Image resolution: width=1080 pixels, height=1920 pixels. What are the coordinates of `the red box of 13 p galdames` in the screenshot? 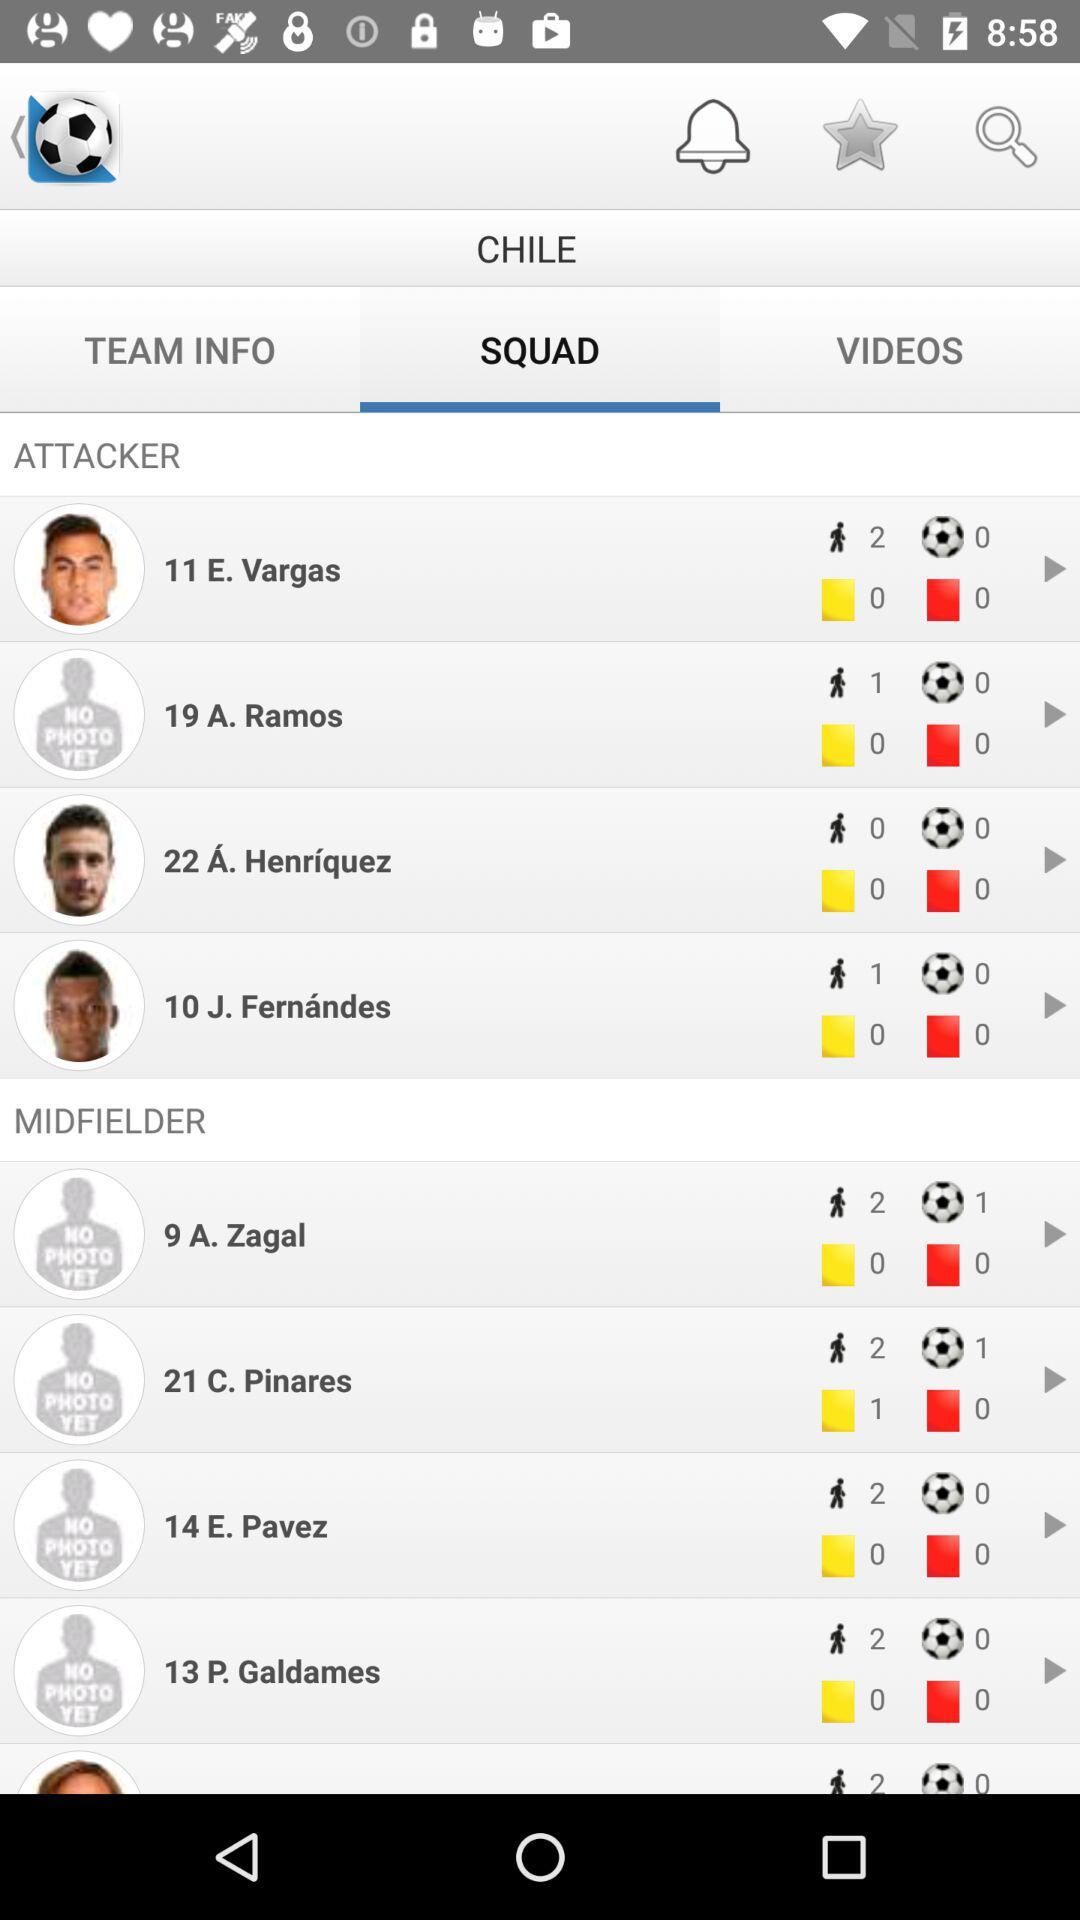 It's located at (942, 1701).